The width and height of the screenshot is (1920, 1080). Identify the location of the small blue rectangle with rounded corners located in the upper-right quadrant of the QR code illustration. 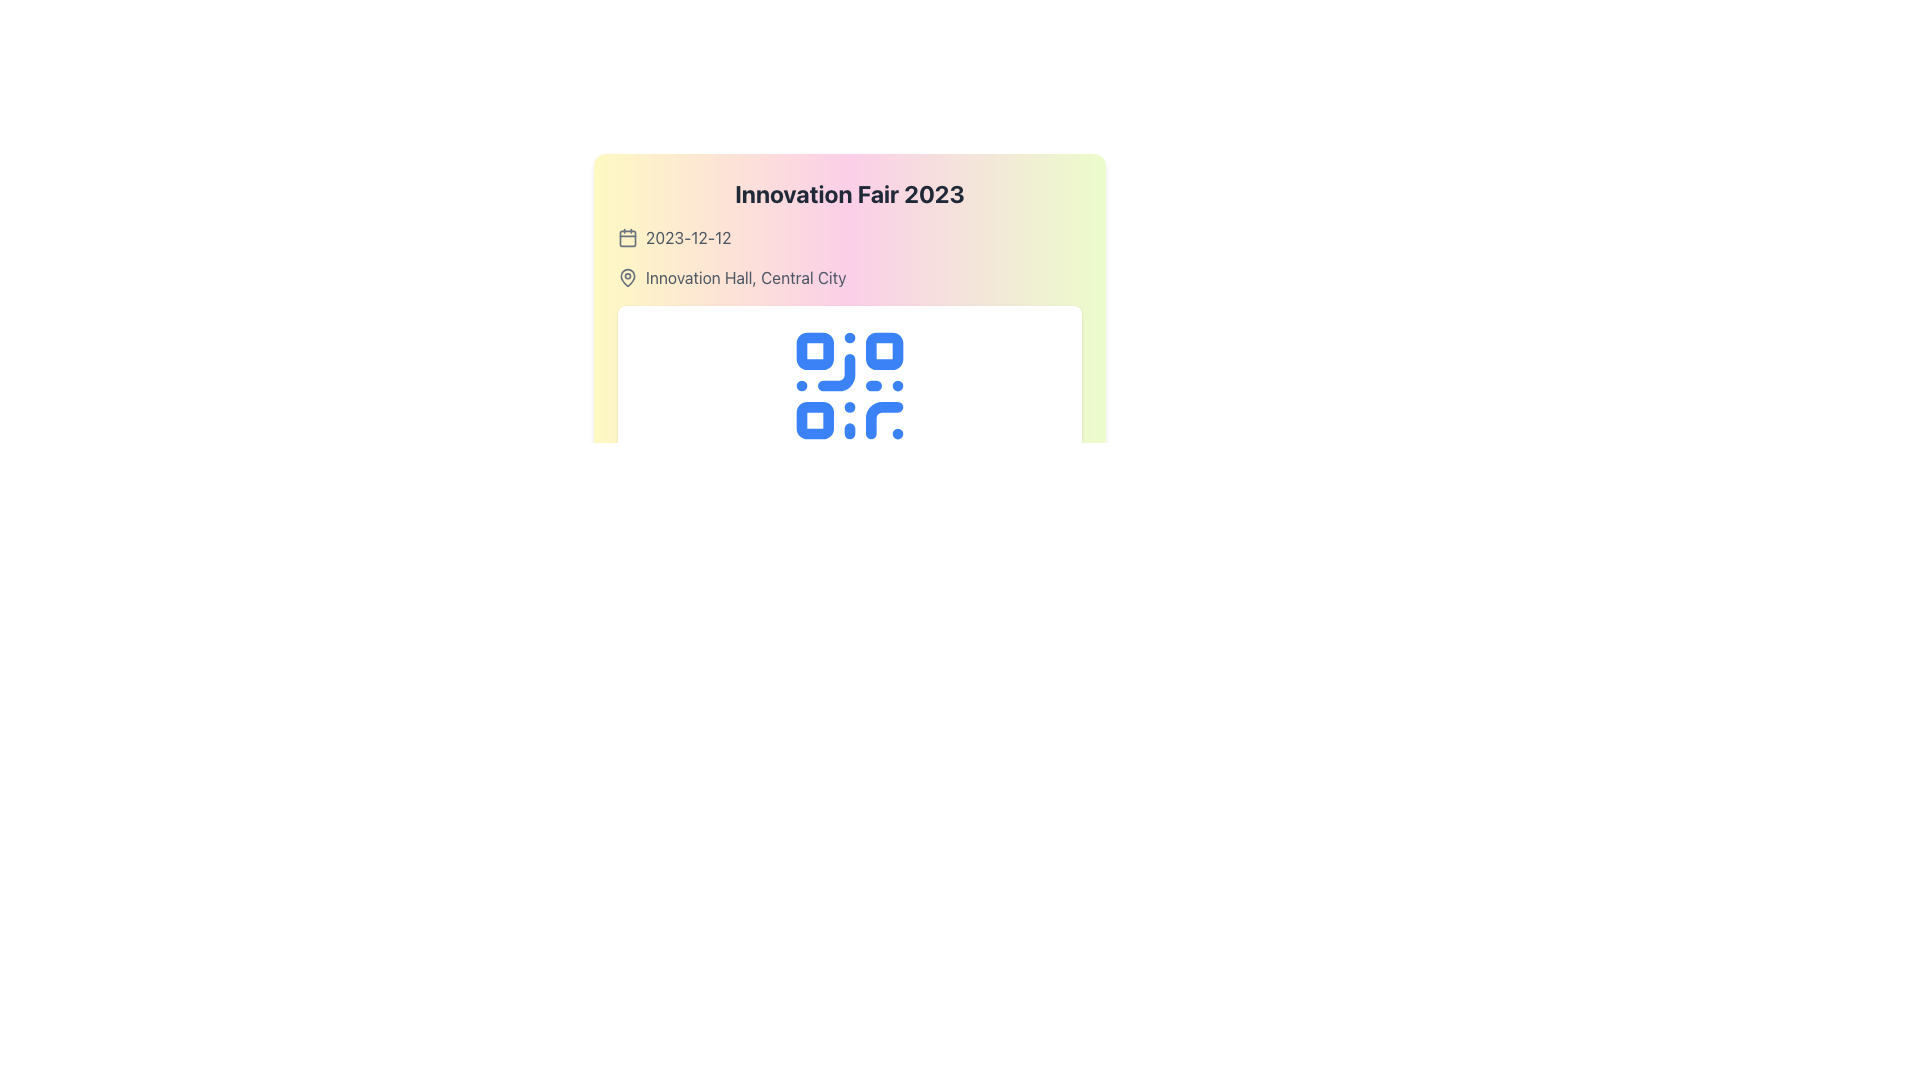
(883, 350).